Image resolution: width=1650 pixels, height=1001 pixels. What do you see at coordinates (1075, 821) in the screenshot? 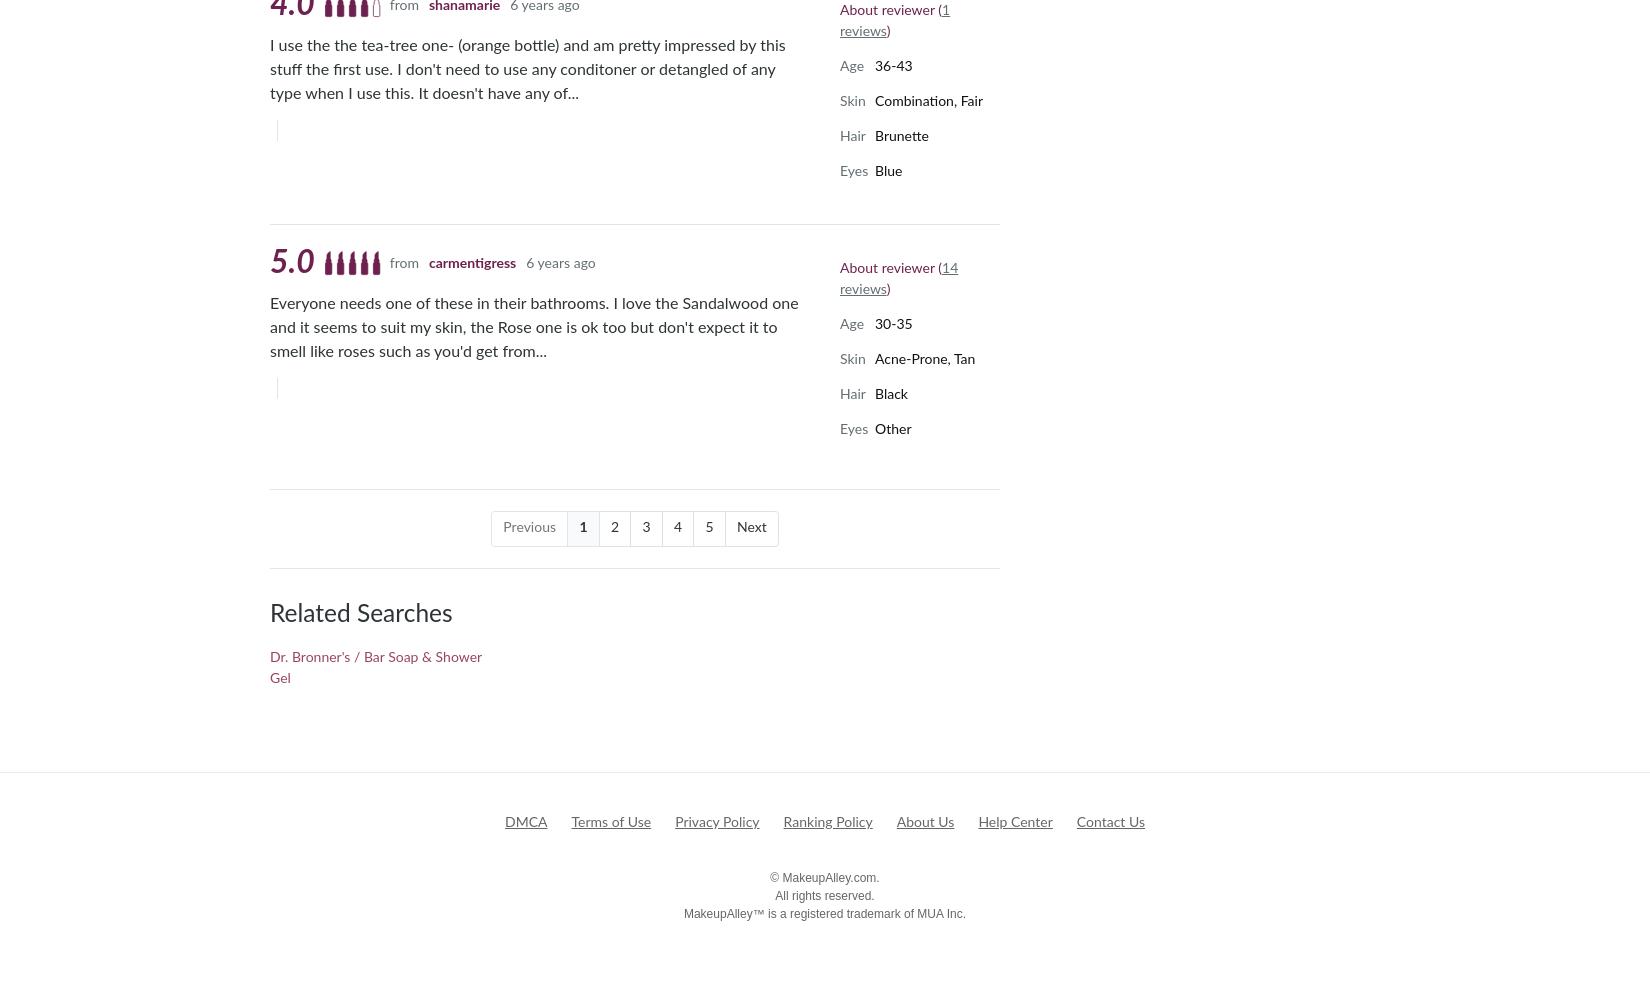
I see `'Contact Us'` at bounding box center [1075, 821].